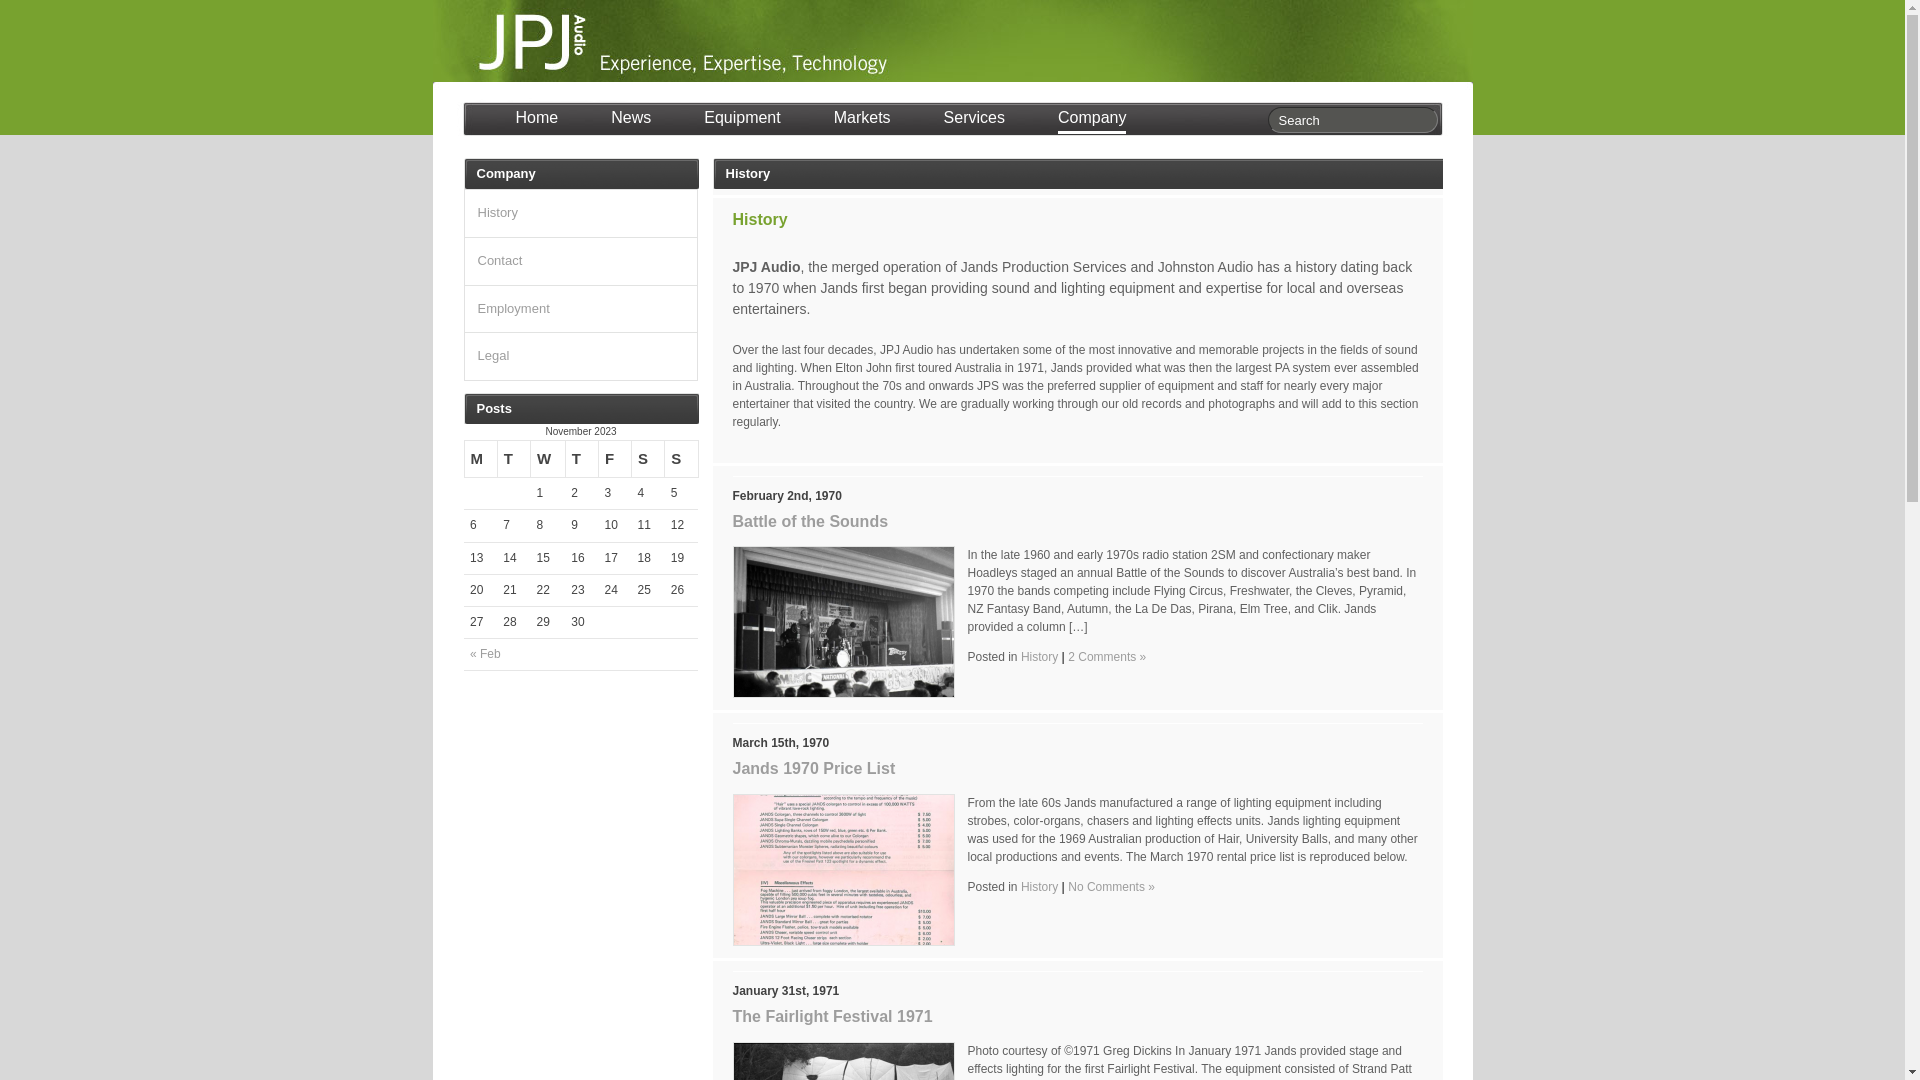  I want to click on 'Employment', so click(513, 308).